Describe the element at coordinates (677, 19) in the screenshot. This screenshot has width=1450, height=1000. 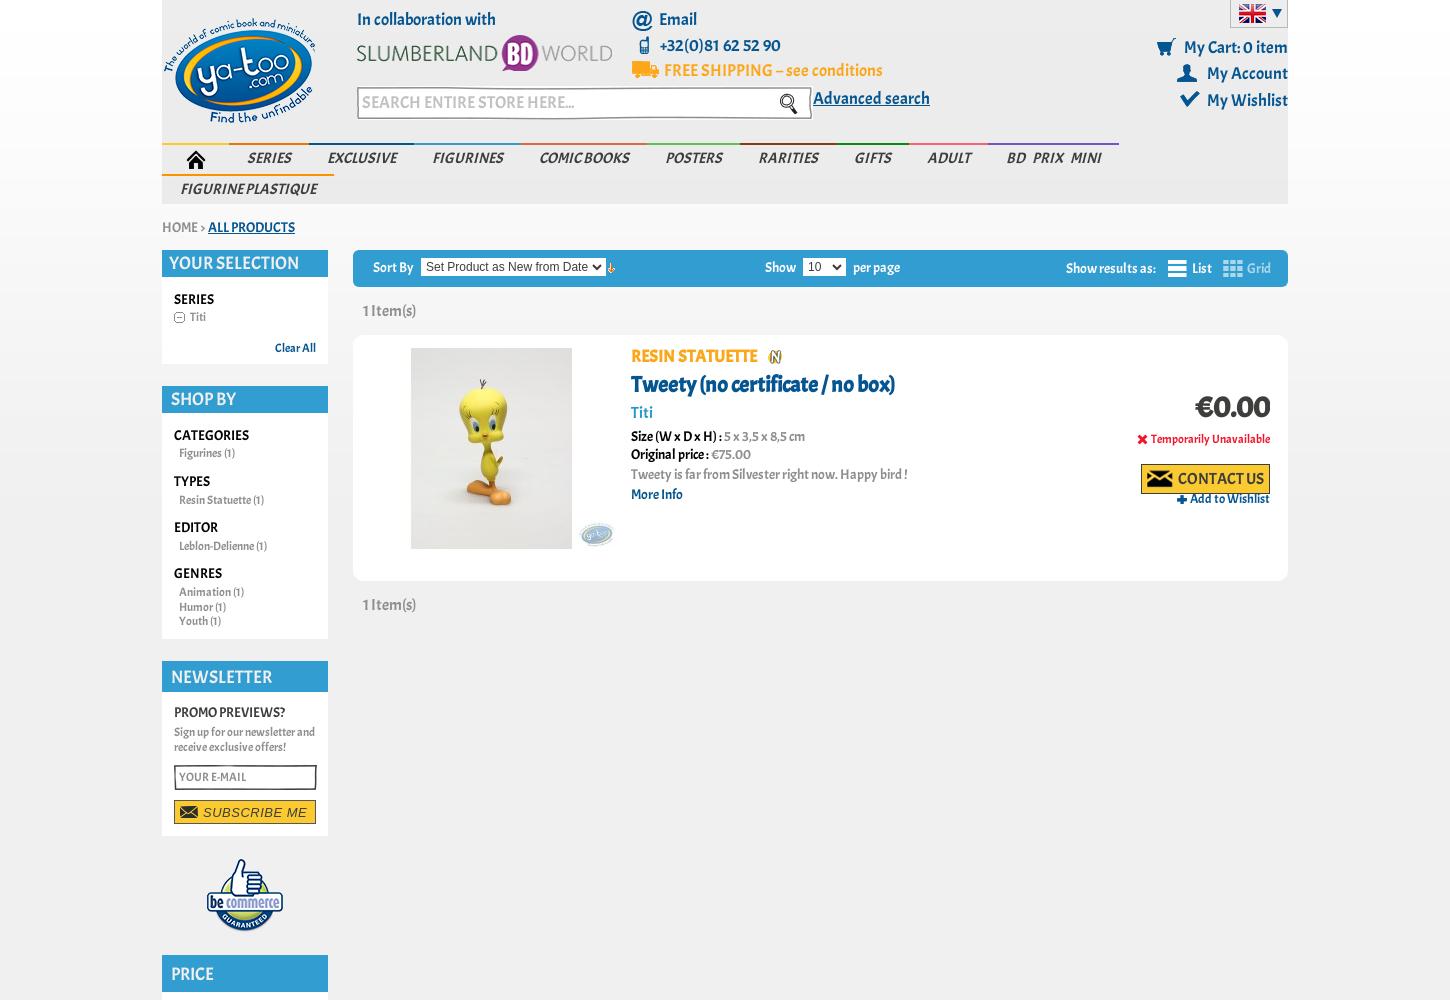
I see `'Email'` at that location.